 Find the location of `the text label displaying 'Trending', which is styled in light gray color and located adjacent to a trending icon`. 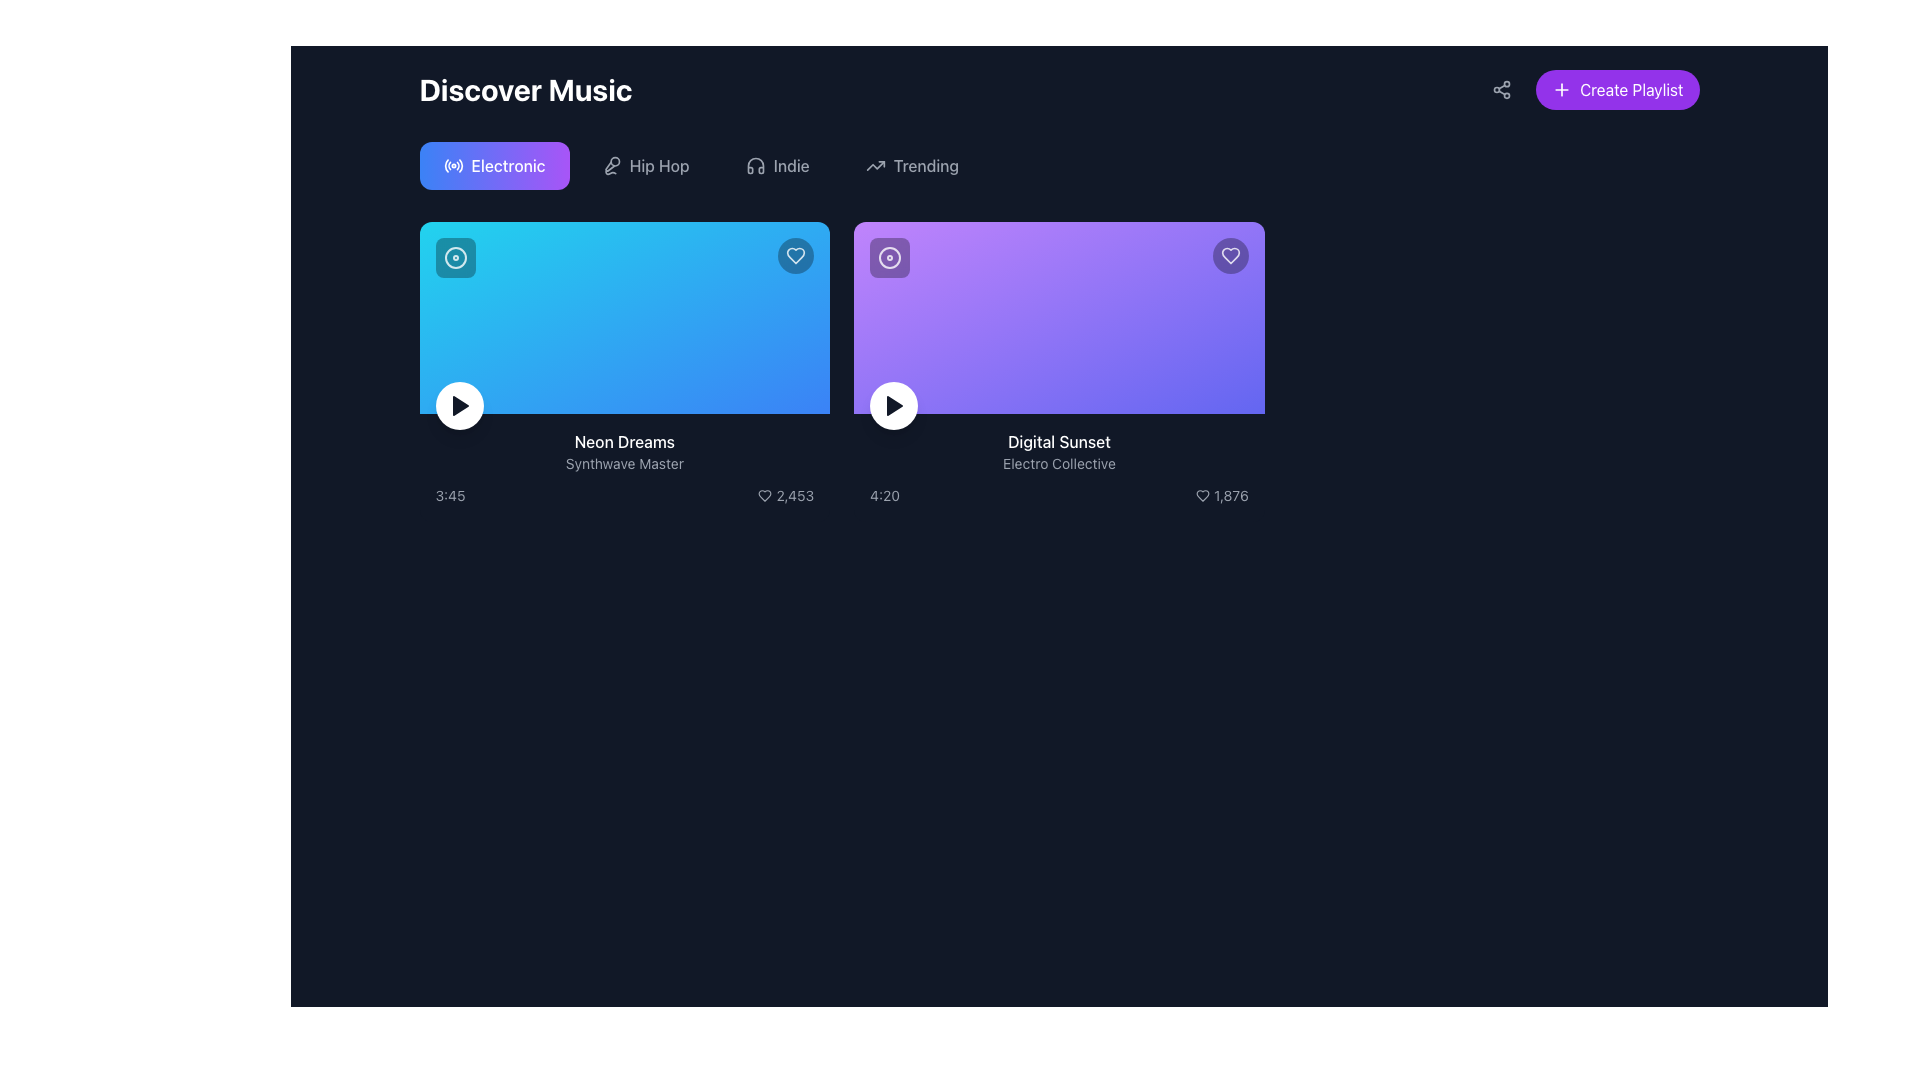

the text label displaying 'Trending', which is styled in light gray color and located adjacent to a trending icon is located at coordinates (925, 164).